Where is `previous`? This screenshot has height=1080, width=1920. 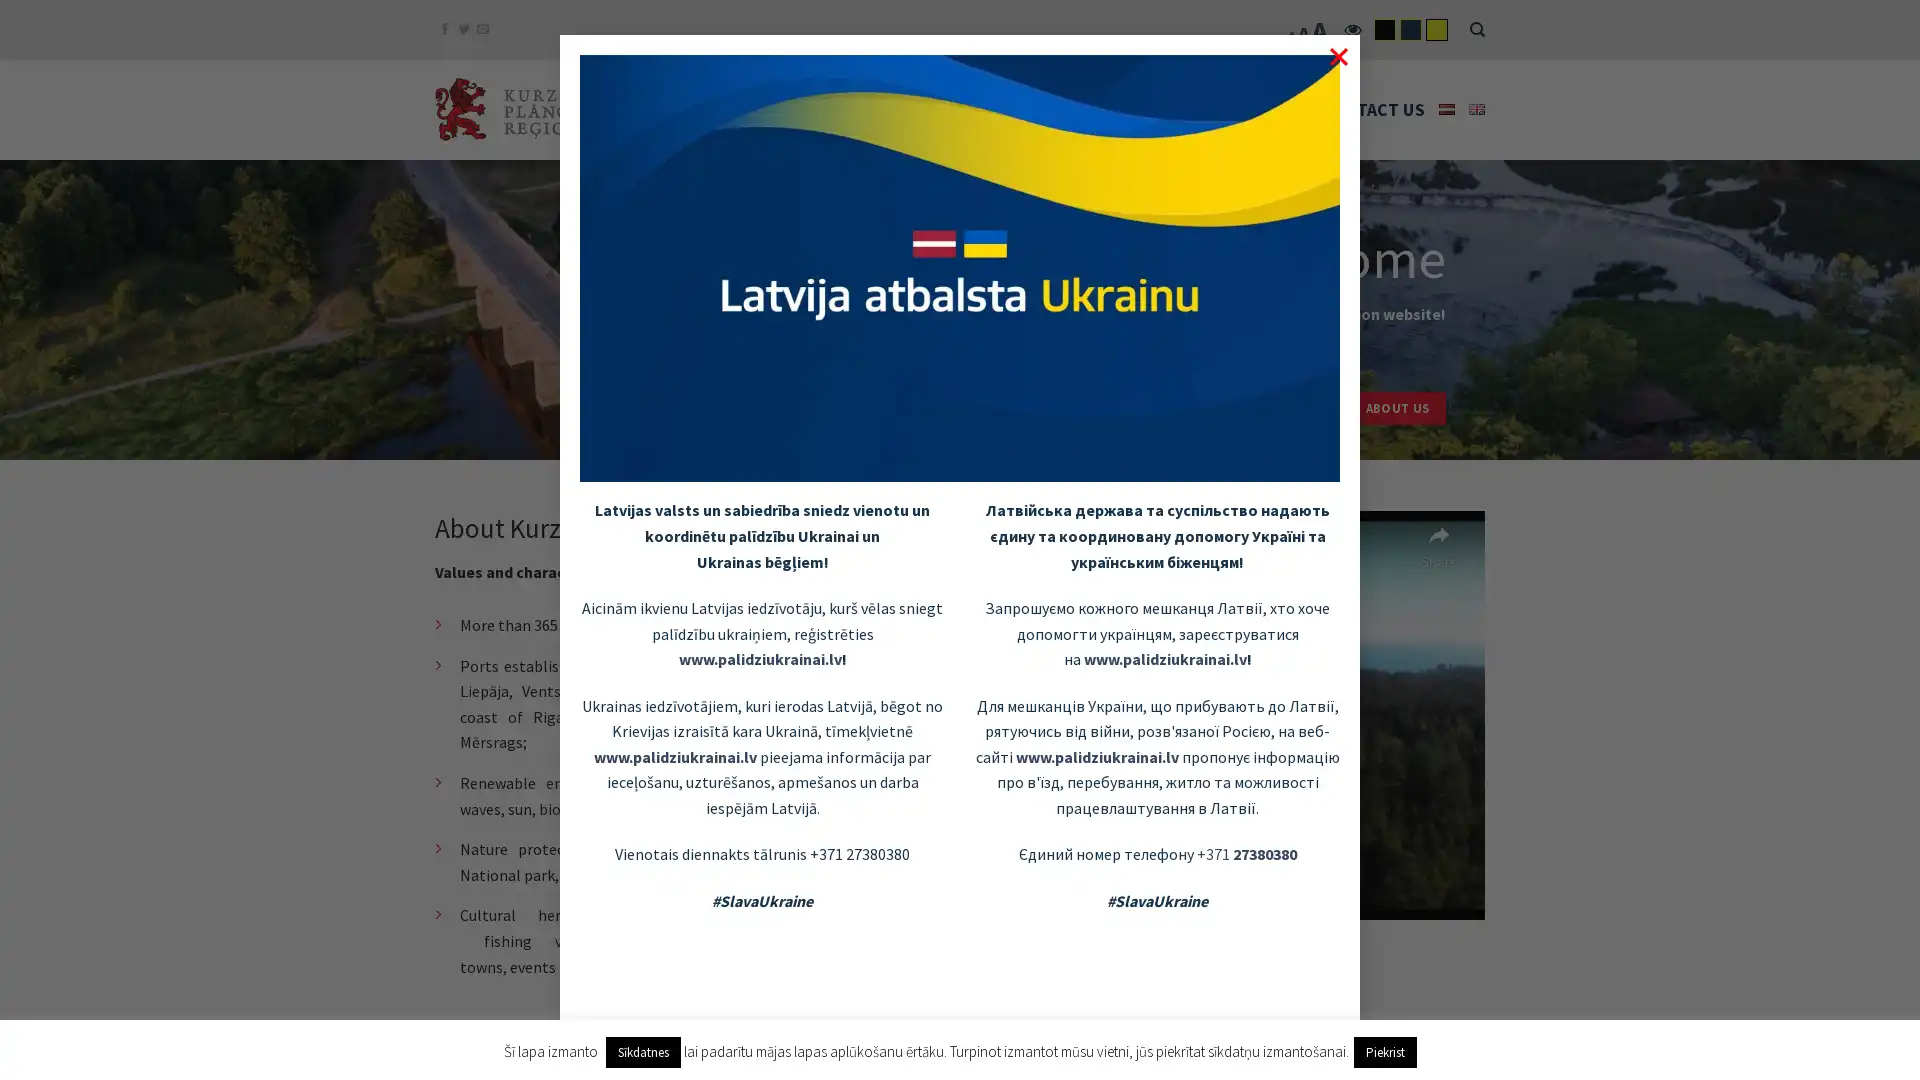 previous is located at coordinates (62, 308).